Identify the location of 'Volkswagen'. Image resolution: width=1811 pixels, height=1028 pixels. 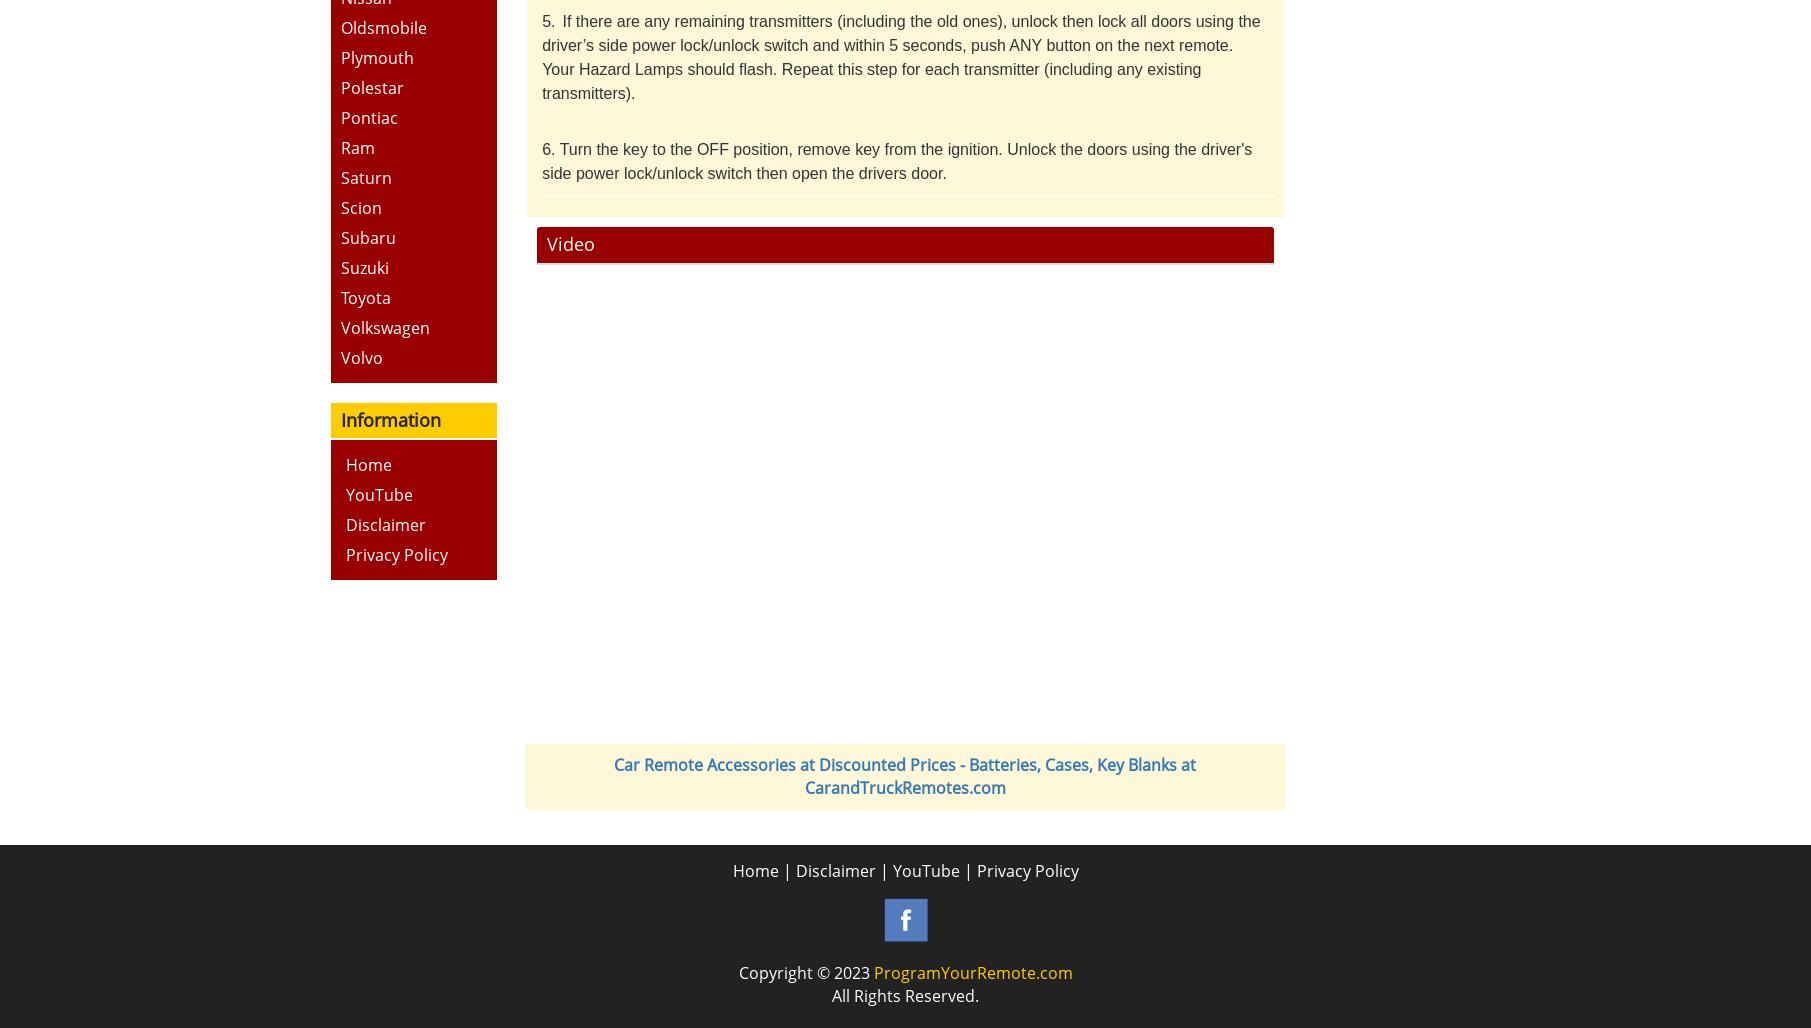
(338, 326).